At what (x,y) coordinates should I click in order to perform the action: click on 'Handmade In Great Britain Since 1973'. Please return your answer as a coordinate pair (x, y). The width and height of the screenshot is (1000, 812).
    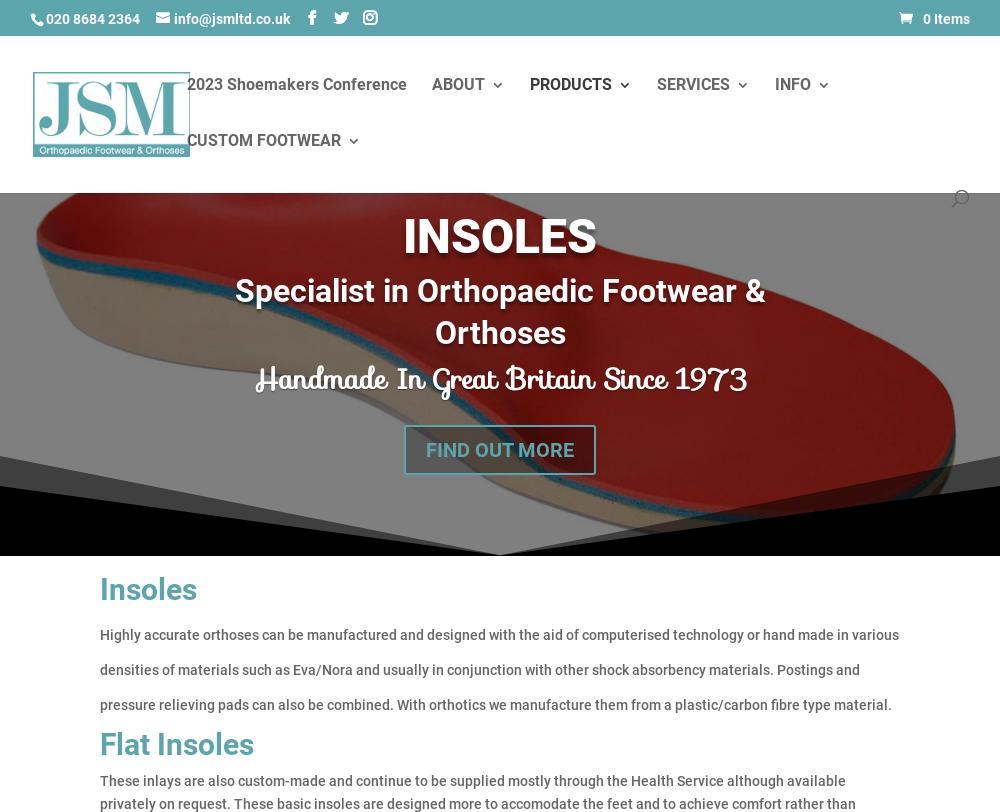
    Looking at the image, I should click on (498, 378).